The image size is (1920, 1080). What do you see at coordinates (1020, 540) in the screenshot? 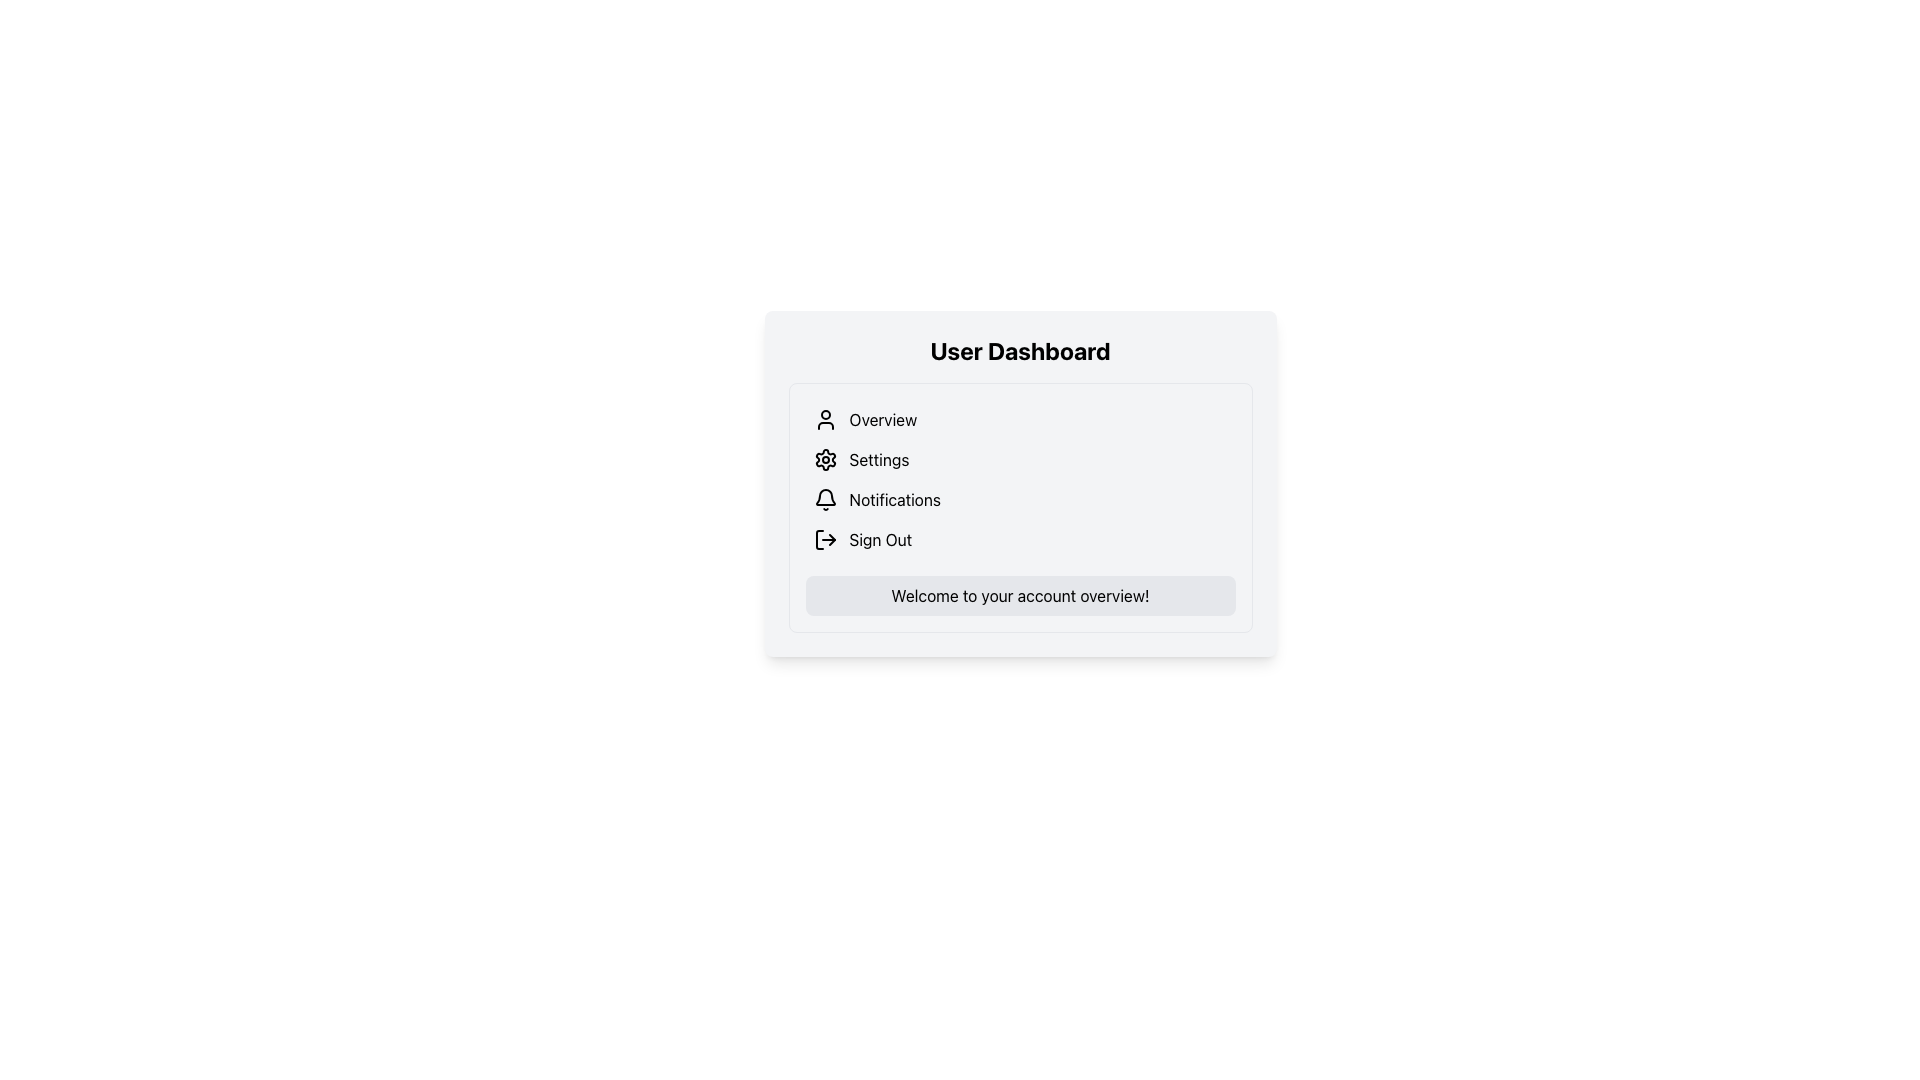
I see `keyboard navigation` at bounding box center [1020, 540].